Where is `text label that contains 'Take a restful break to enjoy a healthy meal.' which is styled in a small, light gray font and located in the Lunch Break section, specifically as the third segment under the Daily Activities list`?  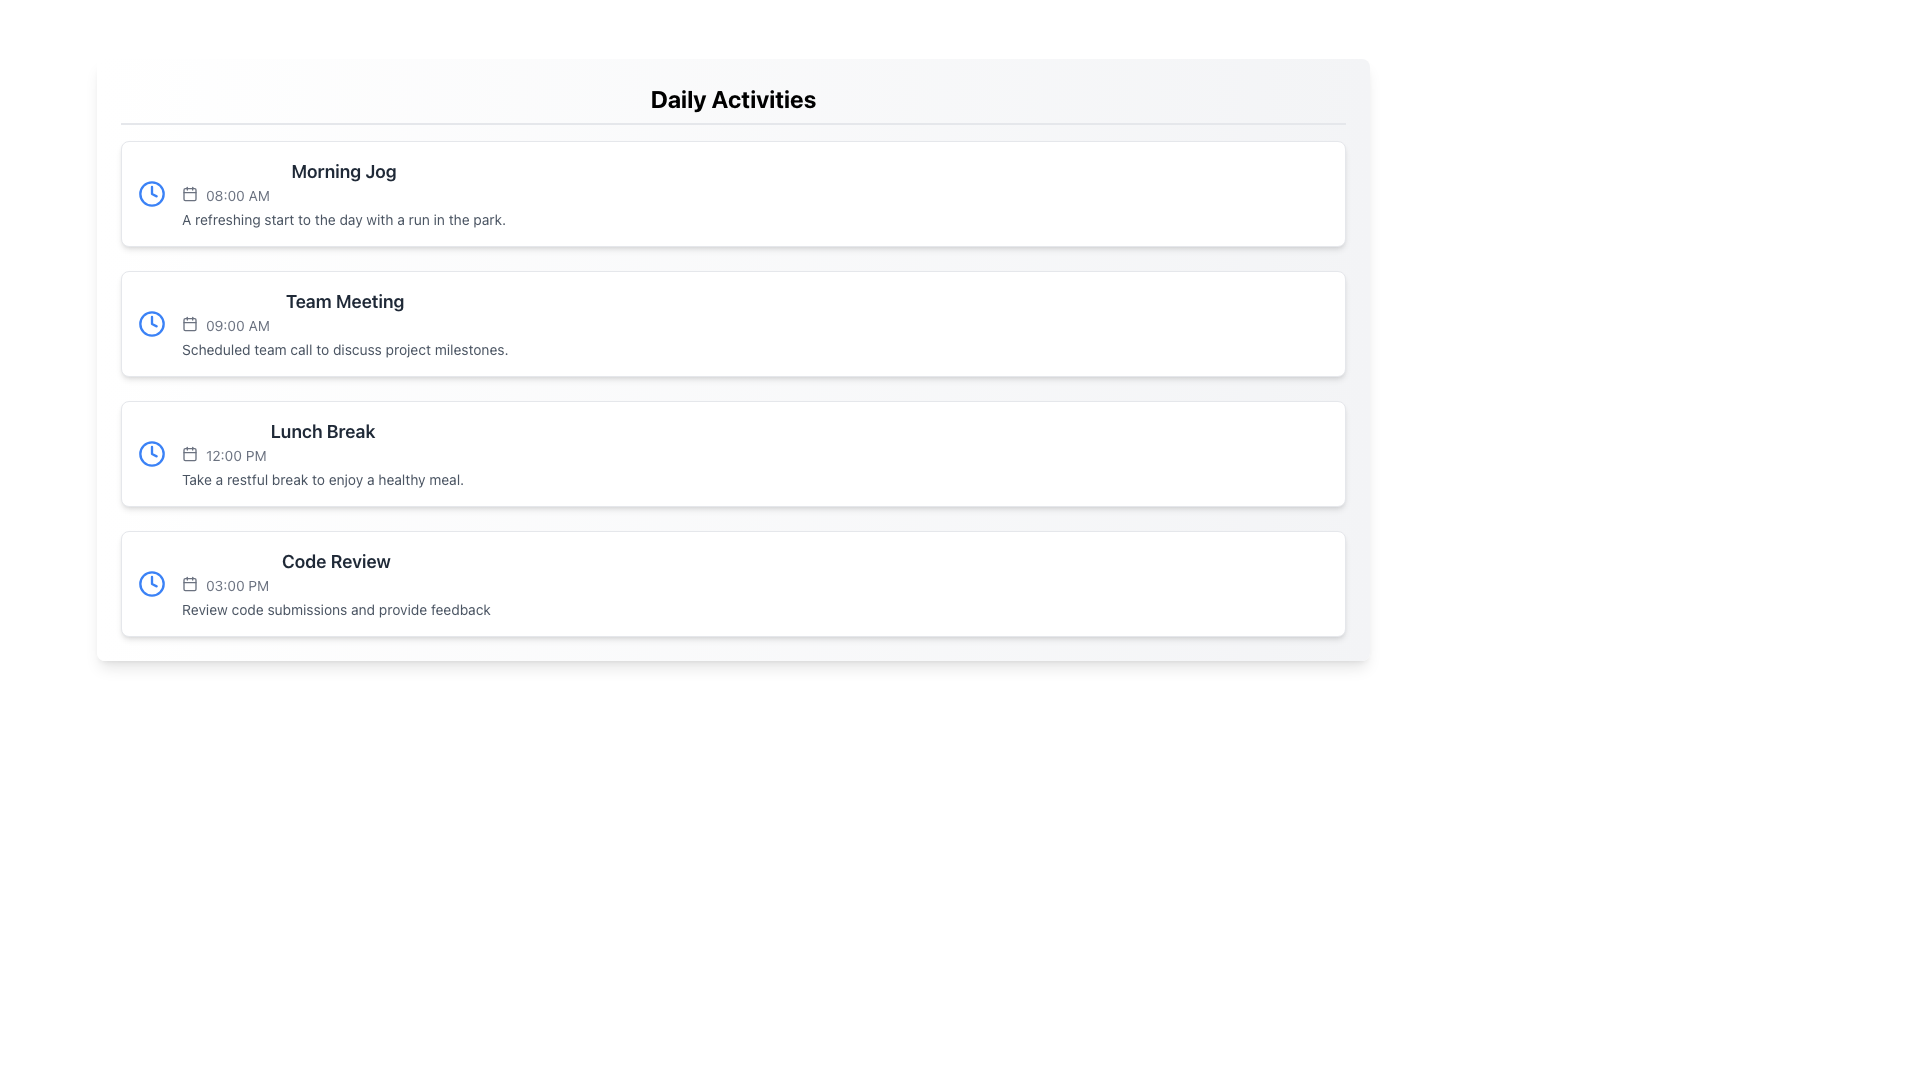 text label that contains 'Take a restful break to enjoy a healthy meal.' which is styled in a small, light gray font and located in the Lunch Break section, specifically as the third segment under the Daily Activities list is located at coordinates (323, 479).